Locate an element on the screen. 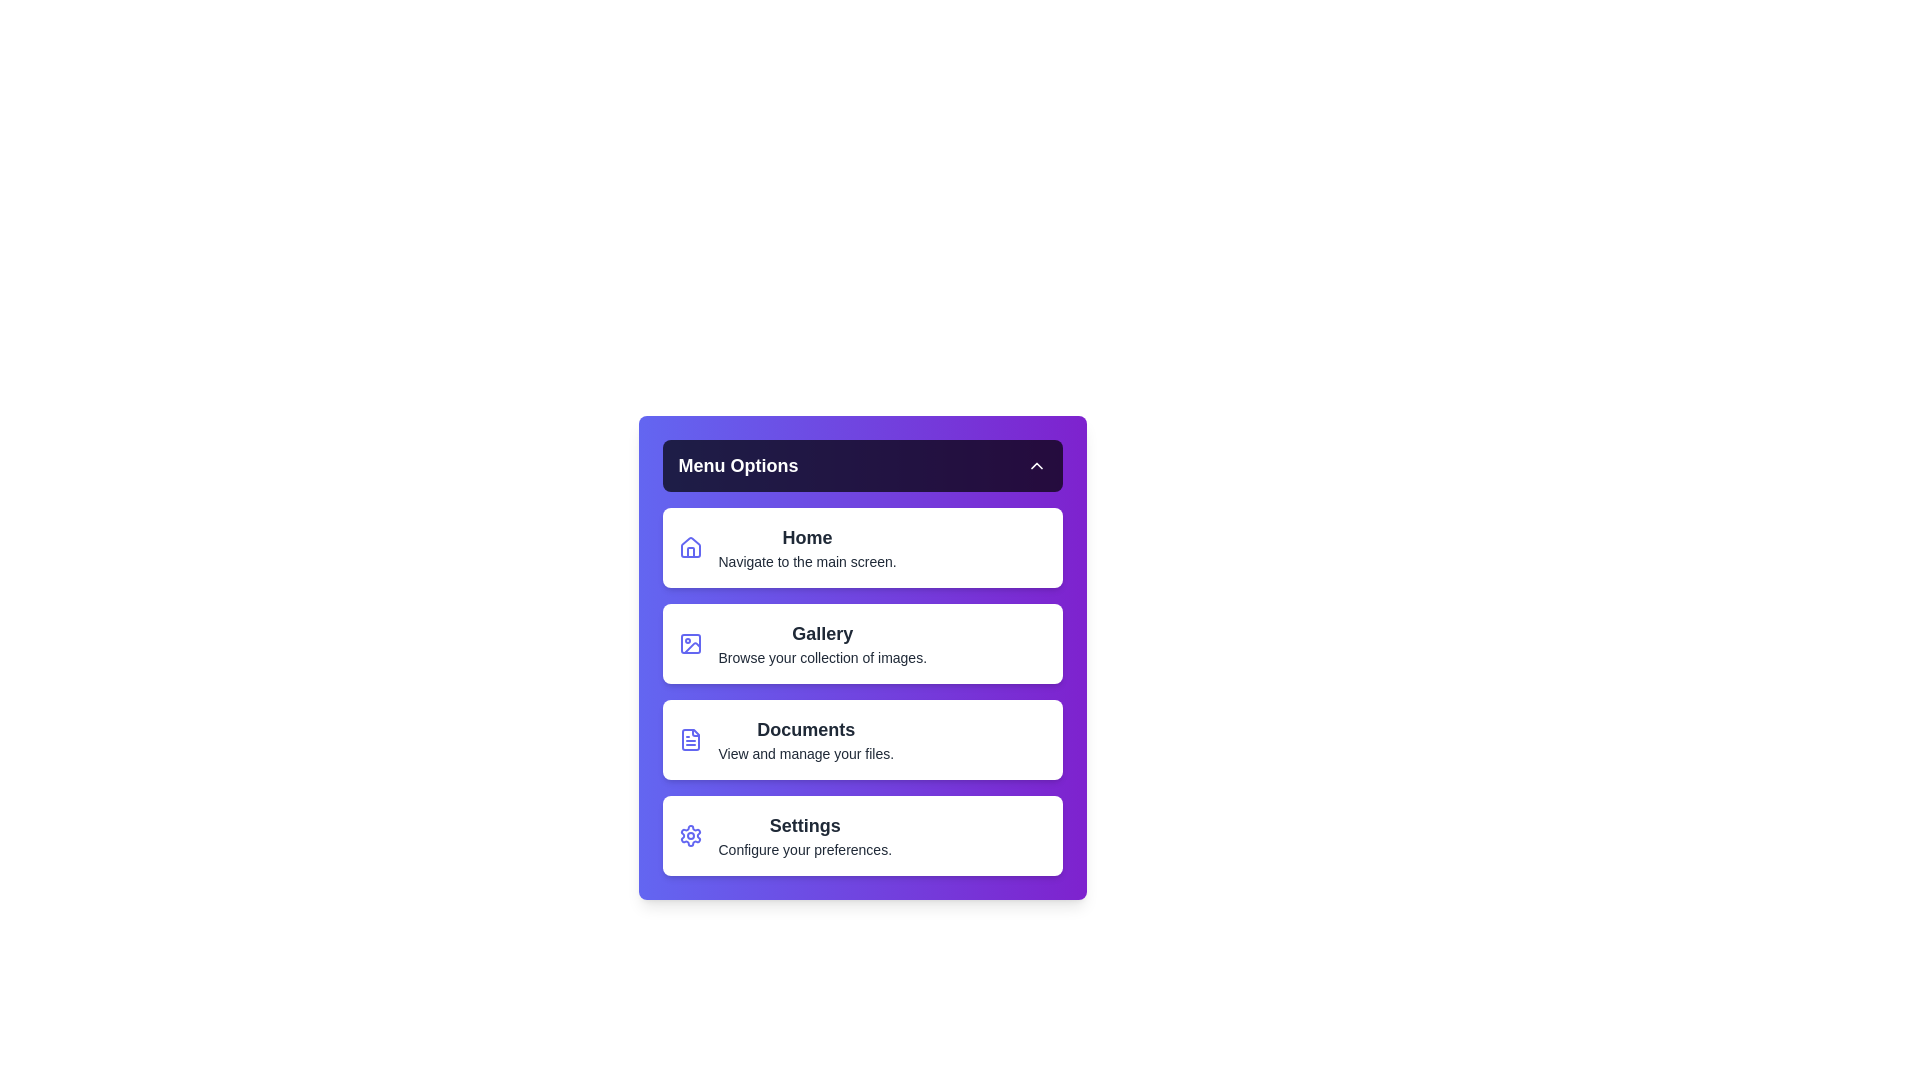  the menu item labeled Gallery is located at coordinates (862, 644).